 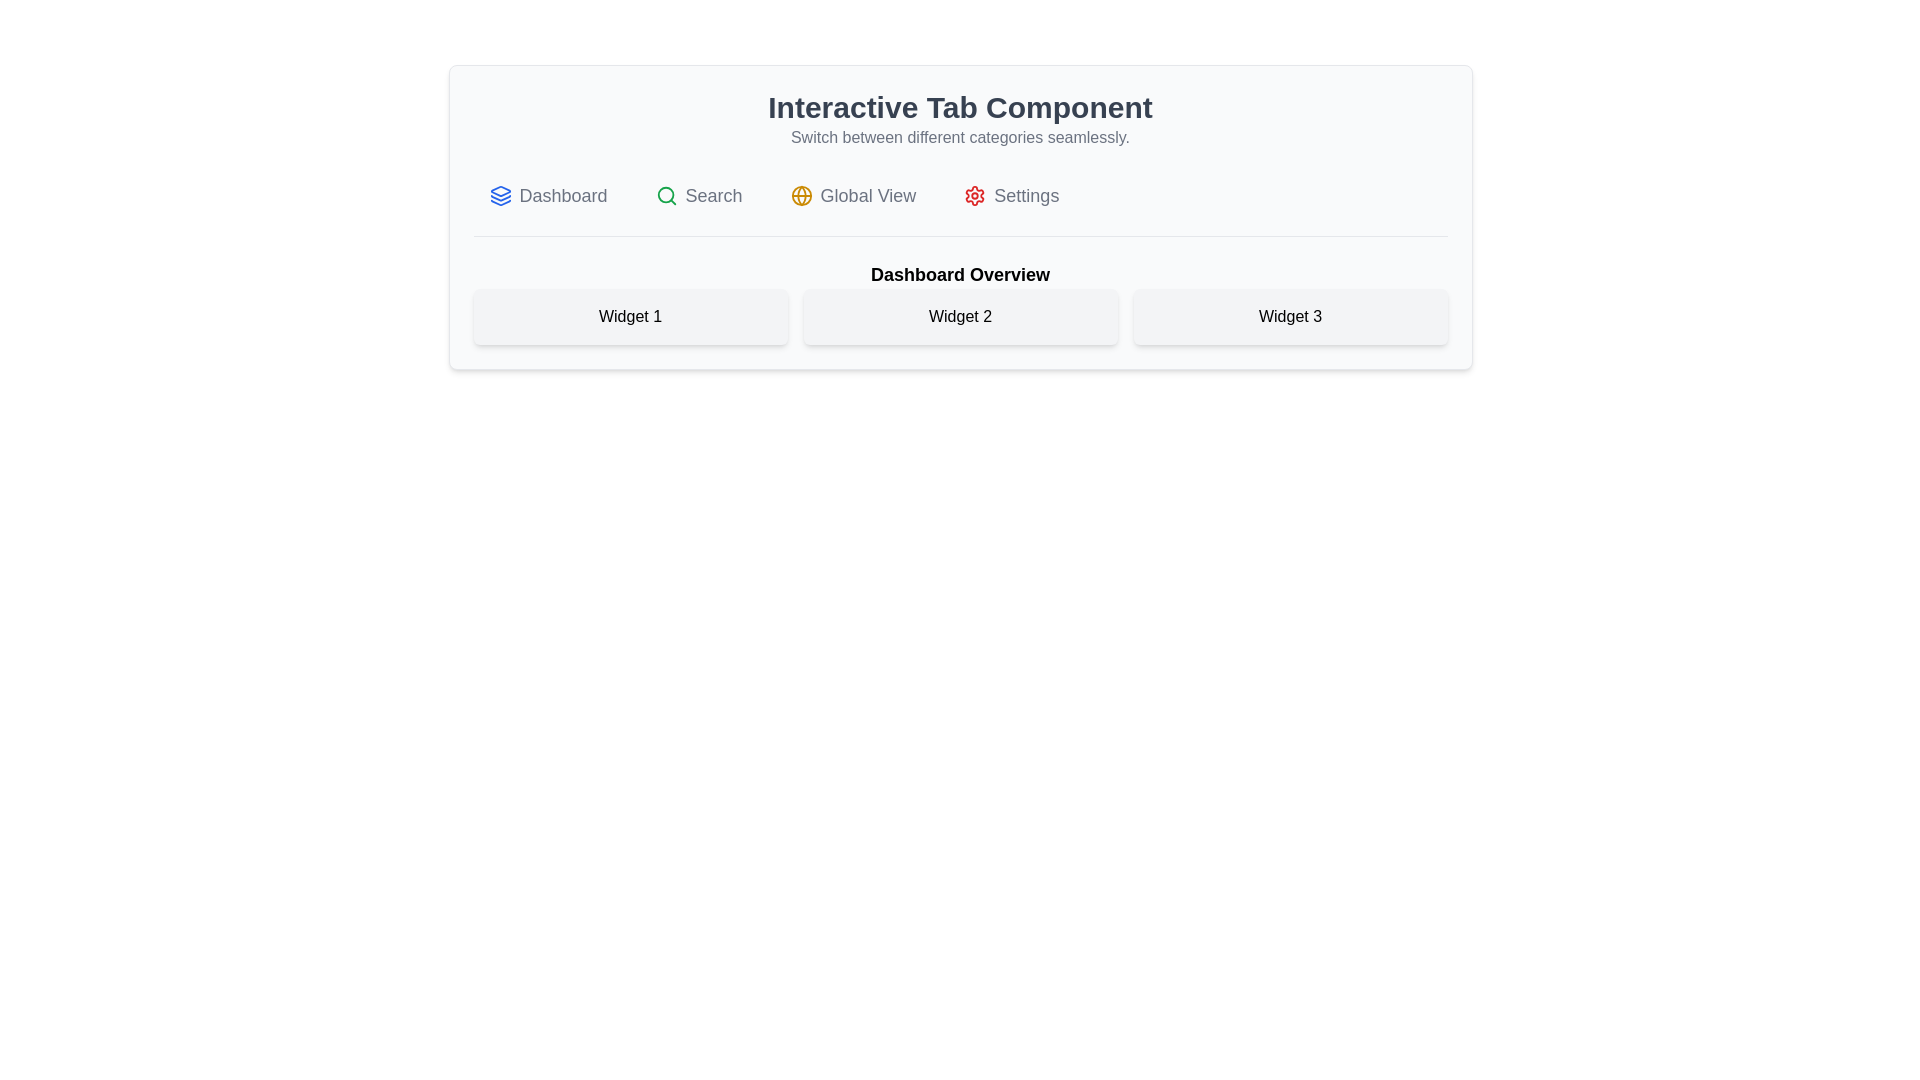 What do you see at coordinates (1290, 315) in the screenshot?
I see `the third static display component in a horizontal row of three widgets, which provides information in a grid layout` at bounding box center [1290, 315].